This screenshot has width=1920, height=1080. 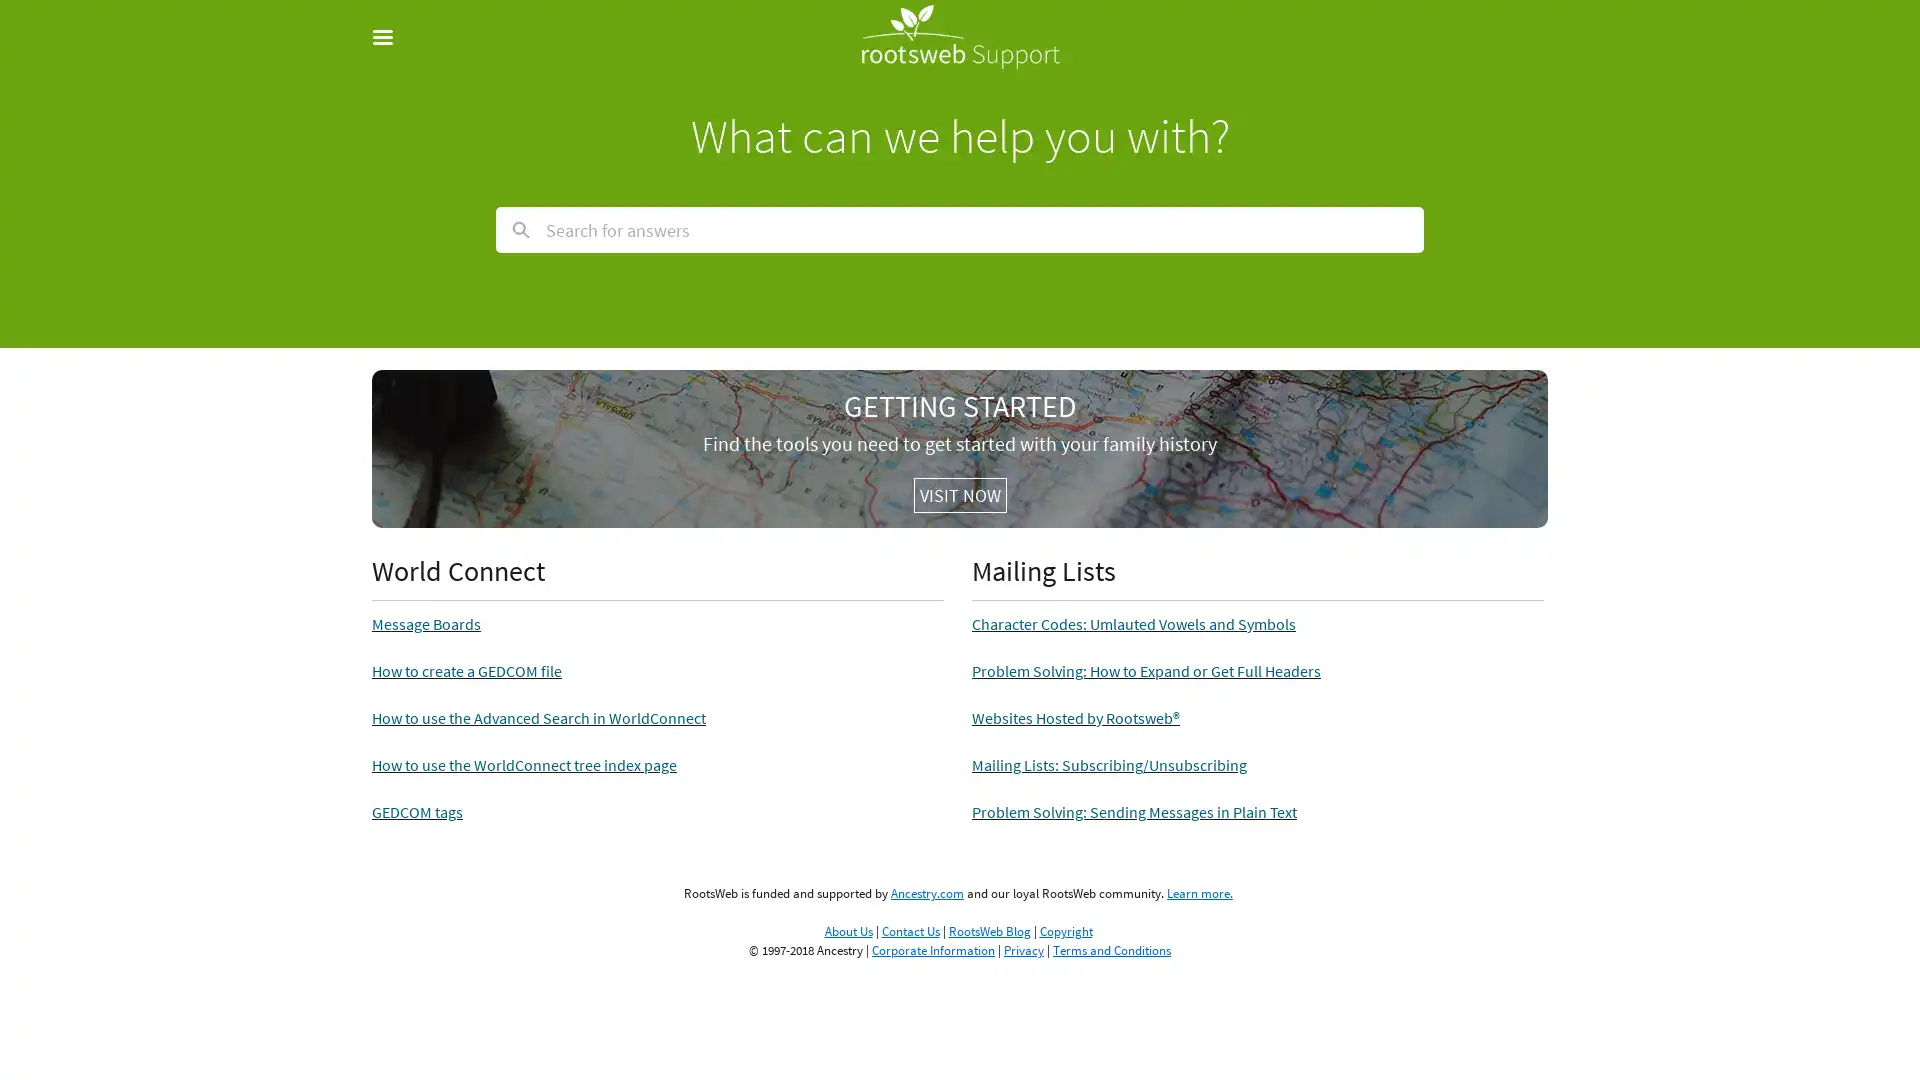 I want to click on Search, so click(x=521, y=229).